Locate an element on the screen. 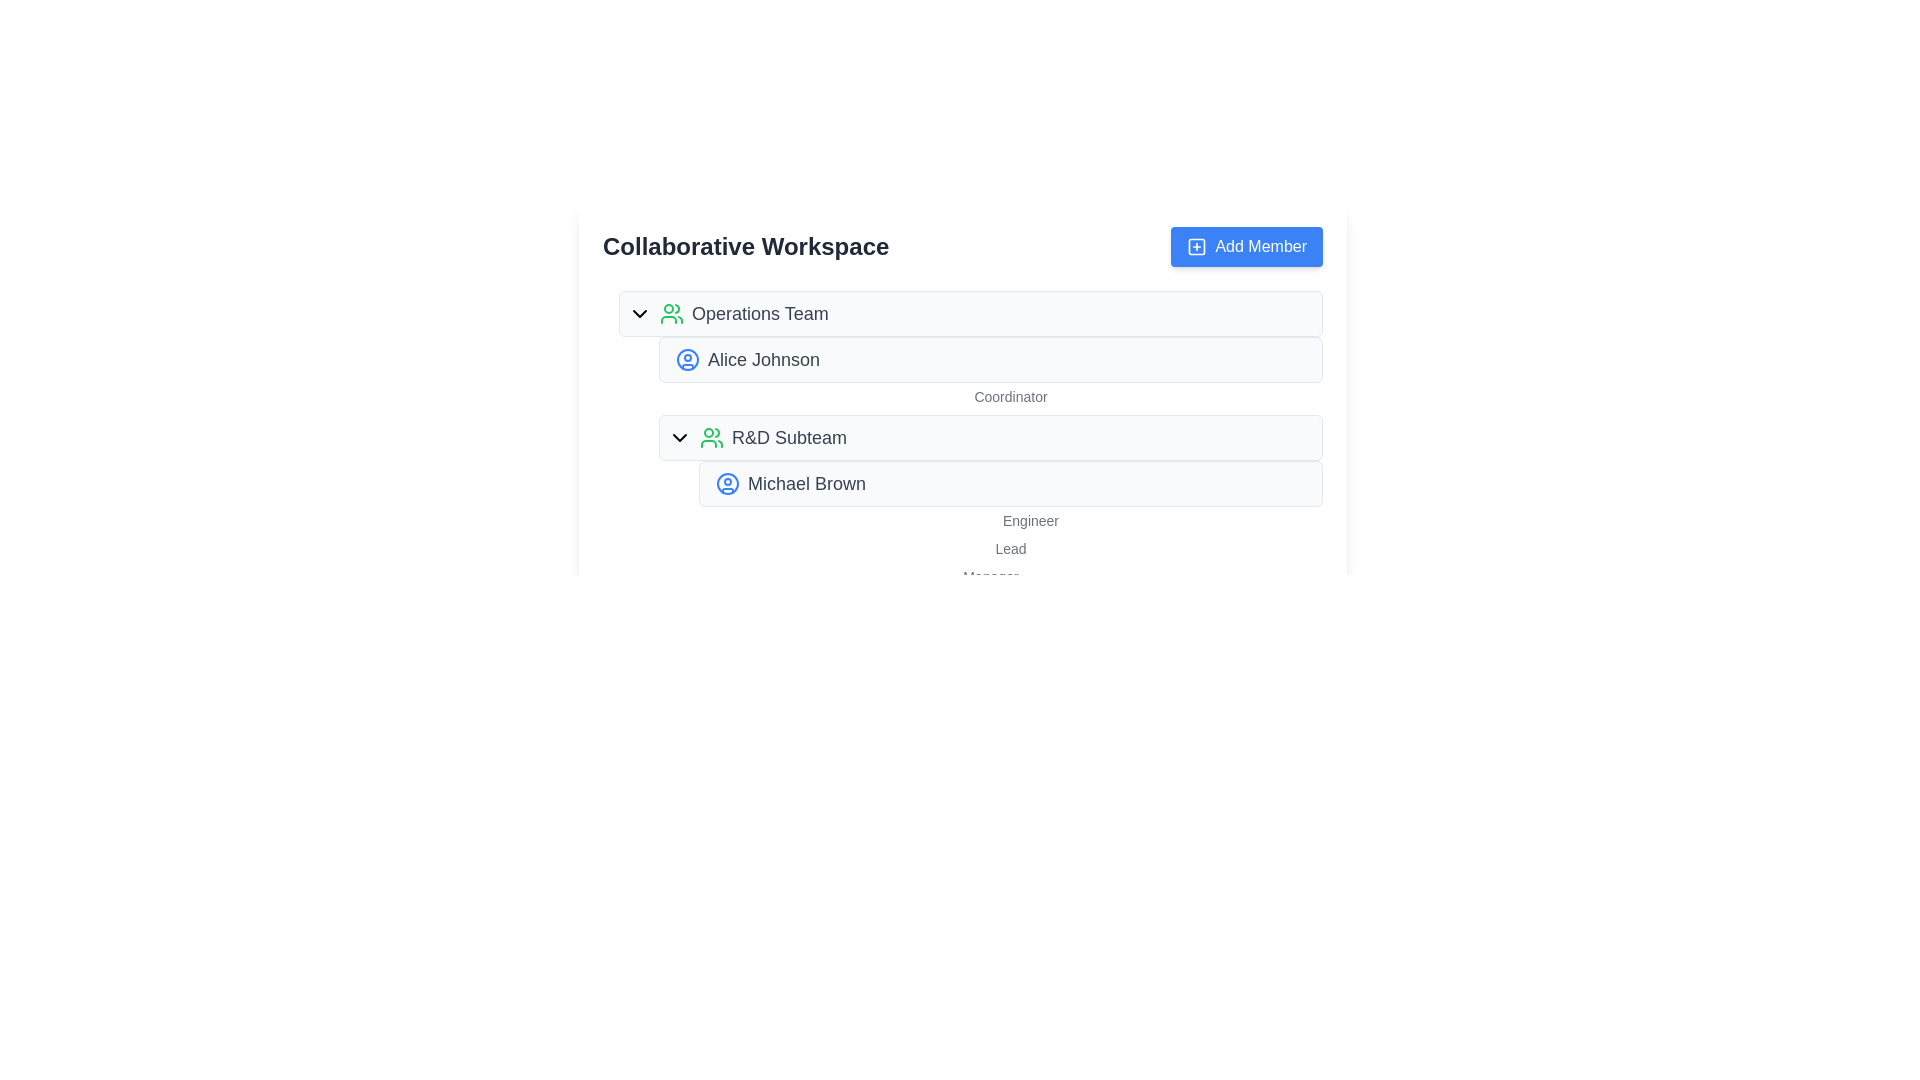  the second list item representing a team member, located beneath 'Alice Johnson' in the 'Collaborative Workspace' interface is located at coordinates (1011, 495).